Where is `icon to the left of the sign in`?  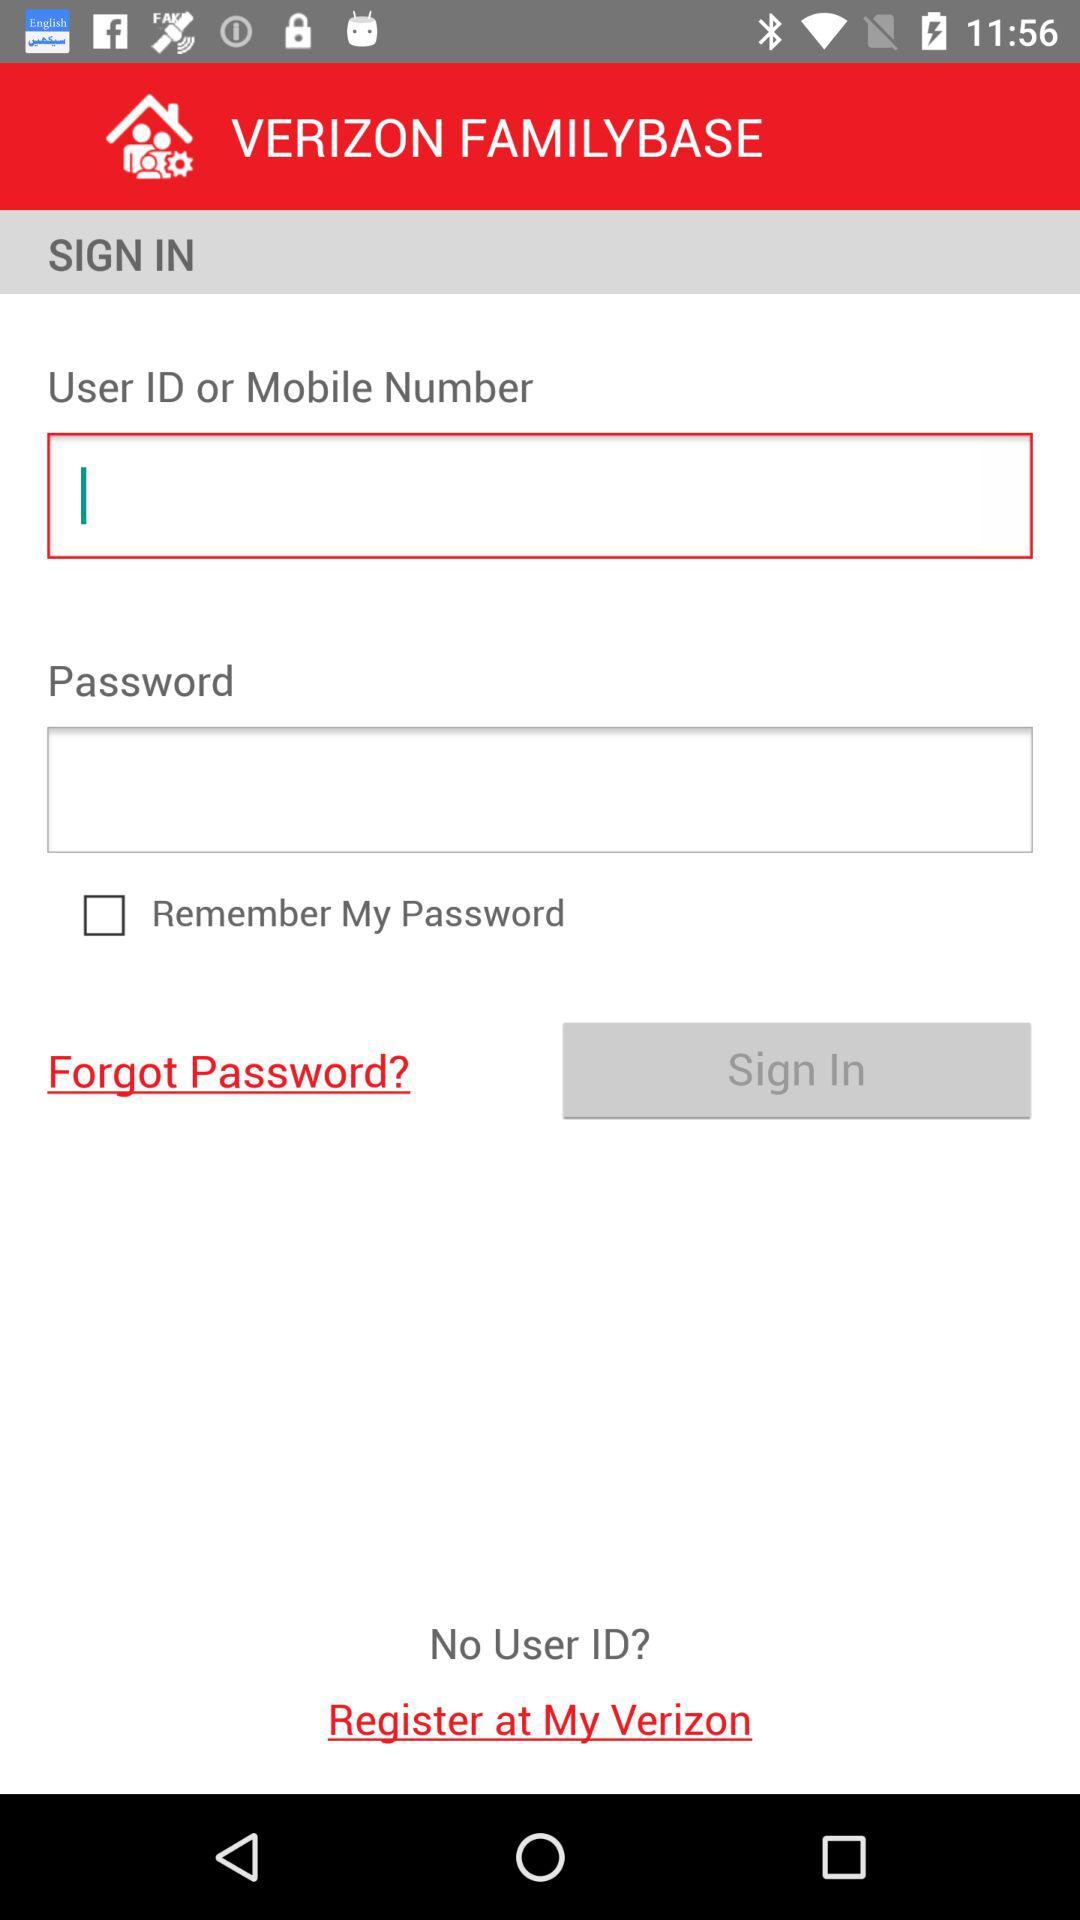
icon to the left of the sign in is located at coordinates (283, 1068).